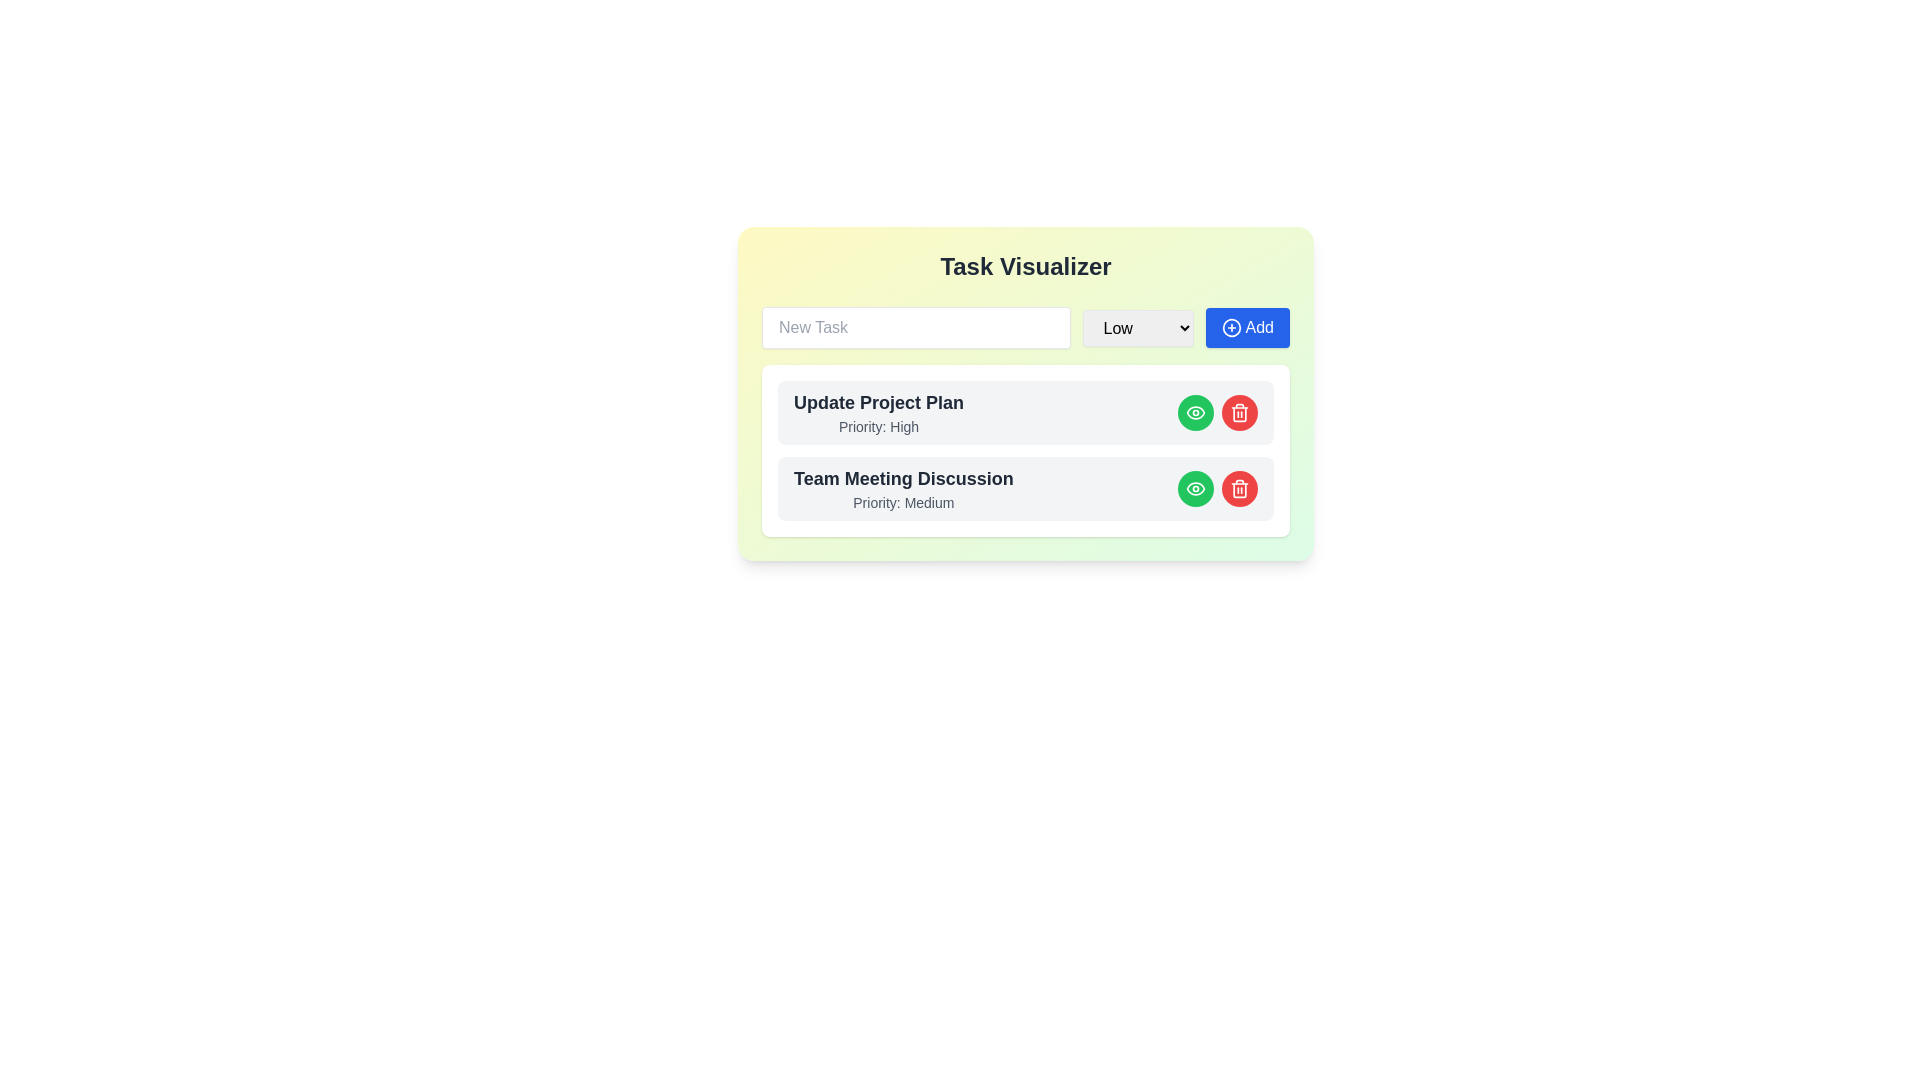  Describe the element at coordinates (1238, 489) in the screenshot. I see `the outer frame of the trash bin icon, which is part of the 'Team Meeting Discussion' task item, located near the right end` at that location.